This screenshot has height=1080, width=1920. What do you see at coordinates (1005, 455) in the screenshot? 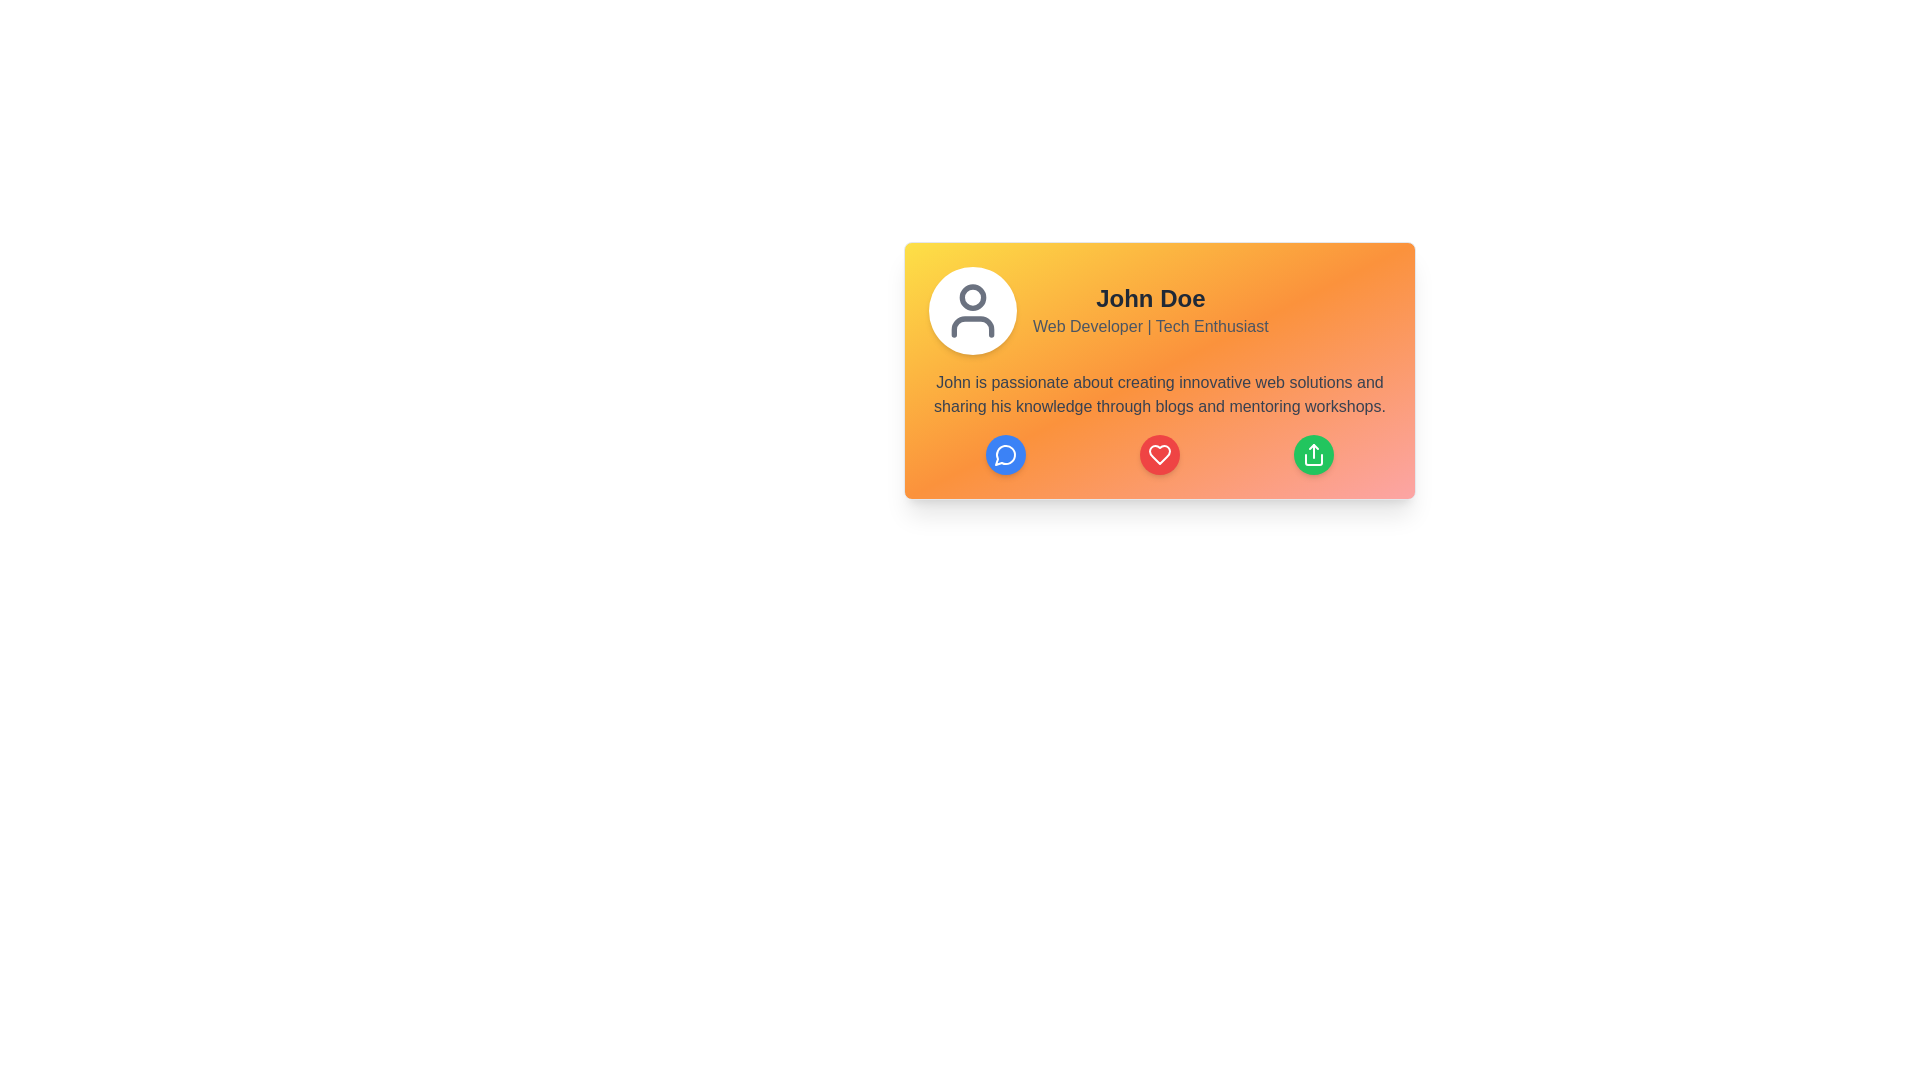
I see `the blue shaded circular icon representing the messaging functionality located in the lower left corner of the user profile card` at bounding box center [1005, 455].